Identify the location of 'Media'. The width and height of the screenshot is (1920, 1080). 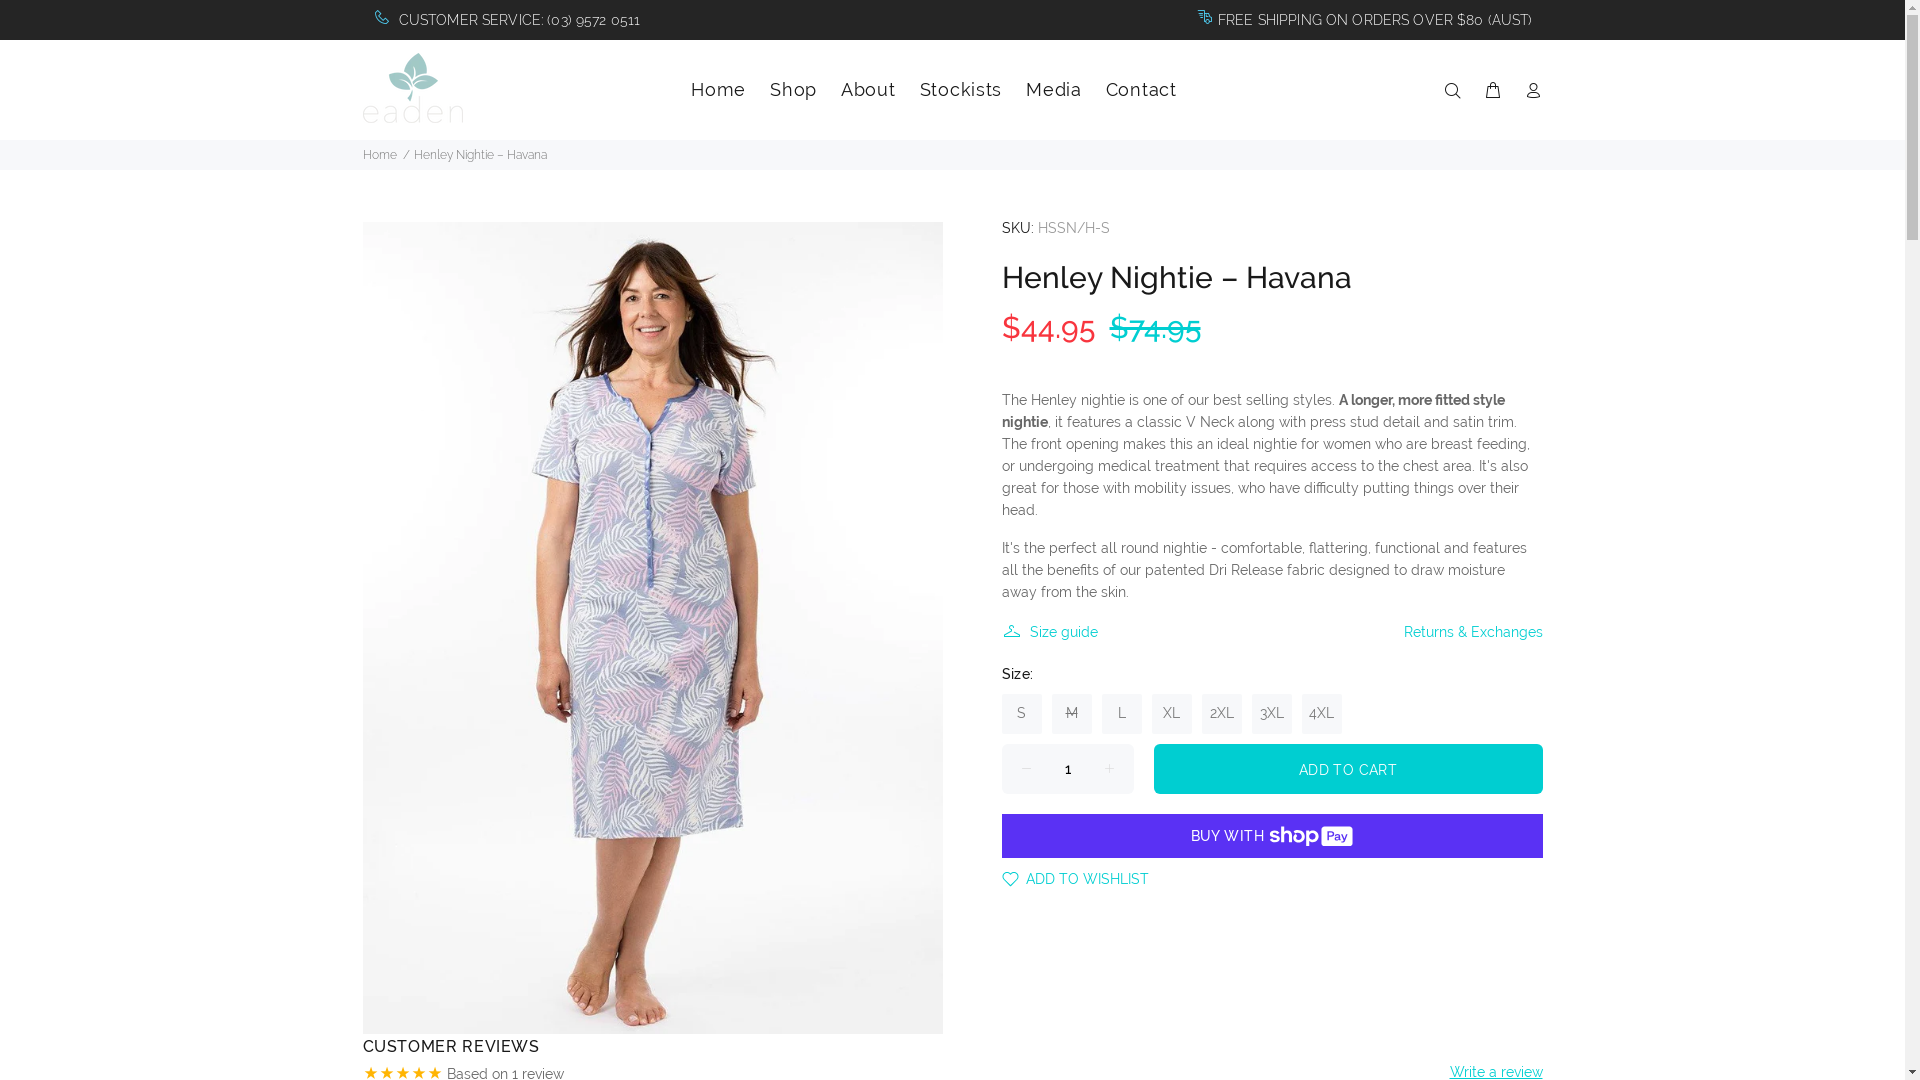
(1072, 88).